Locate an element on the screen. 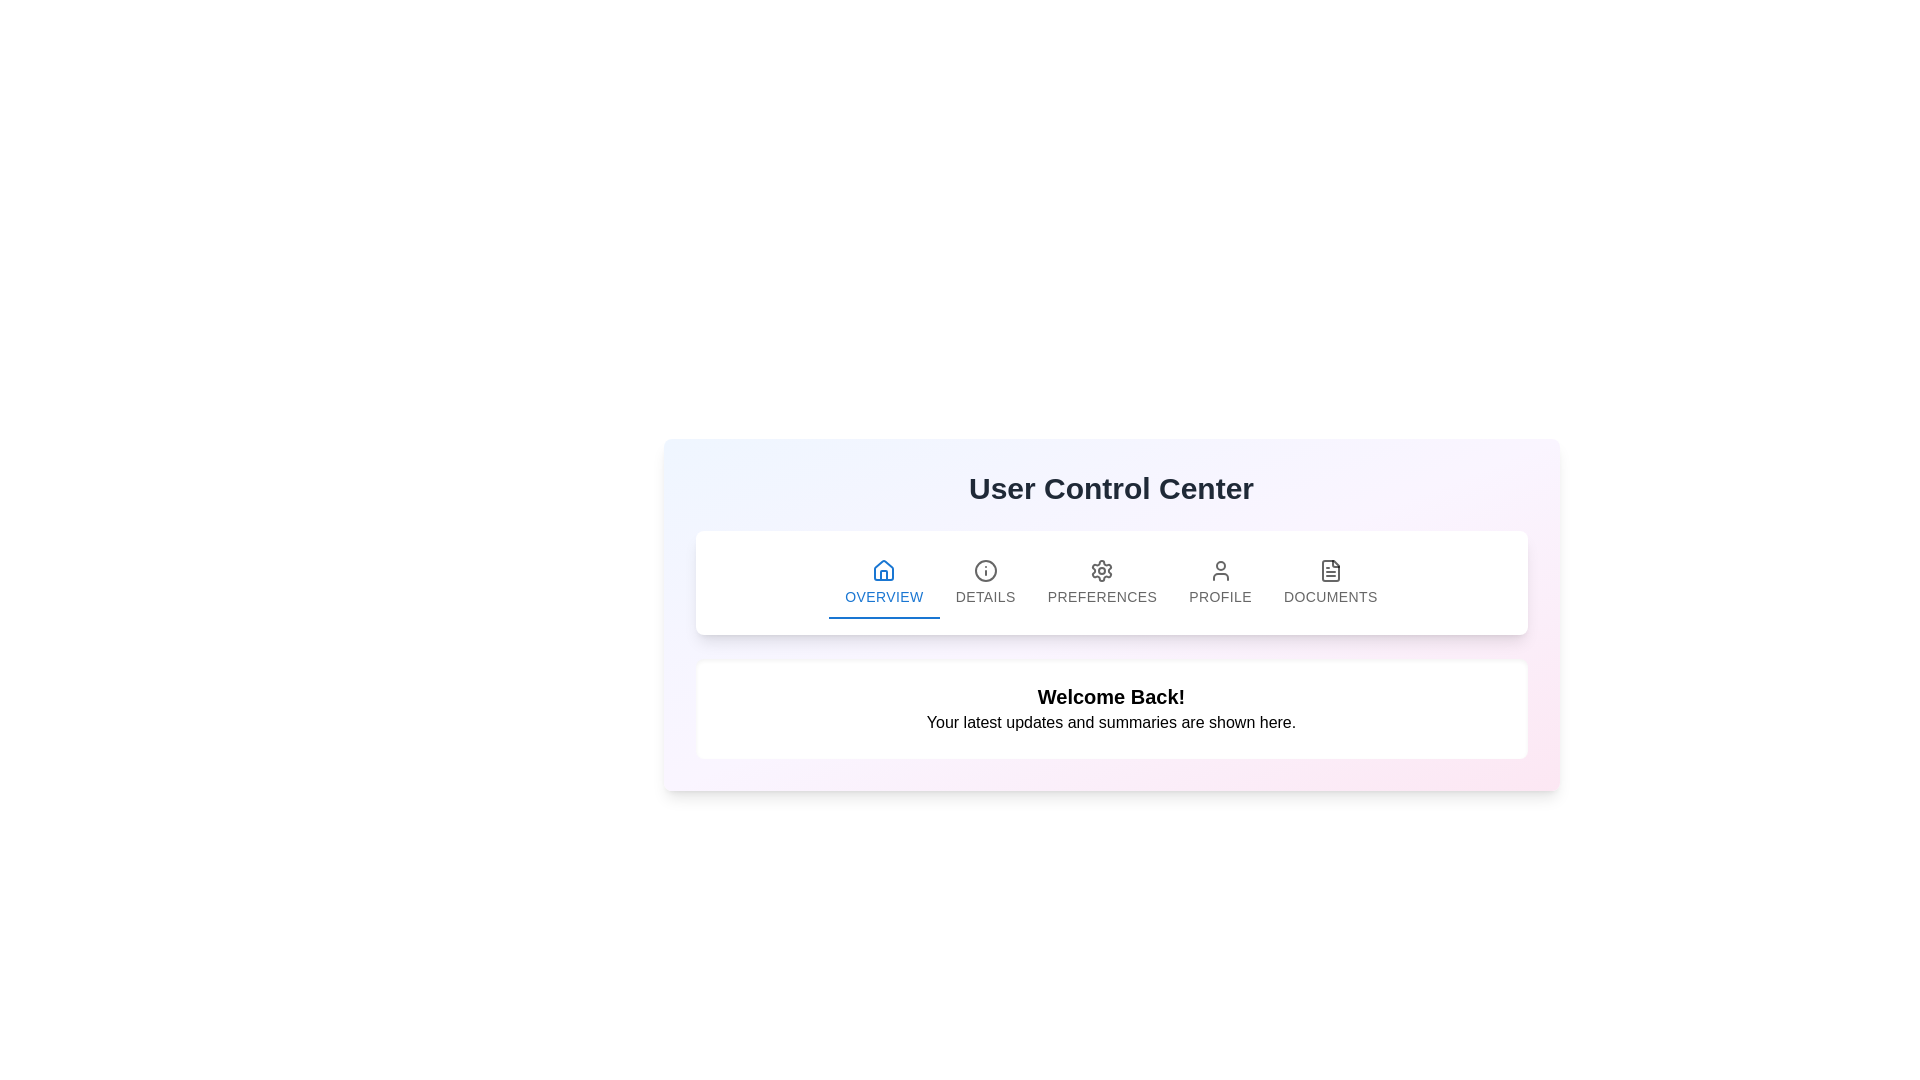 This screenshot has height=1080, width=1920. the user outline icon within the 'Profile' tab, which is the fourth item in the navigation bar, centered above the label 'PROFILE' is located at coordinates (1219, 571).